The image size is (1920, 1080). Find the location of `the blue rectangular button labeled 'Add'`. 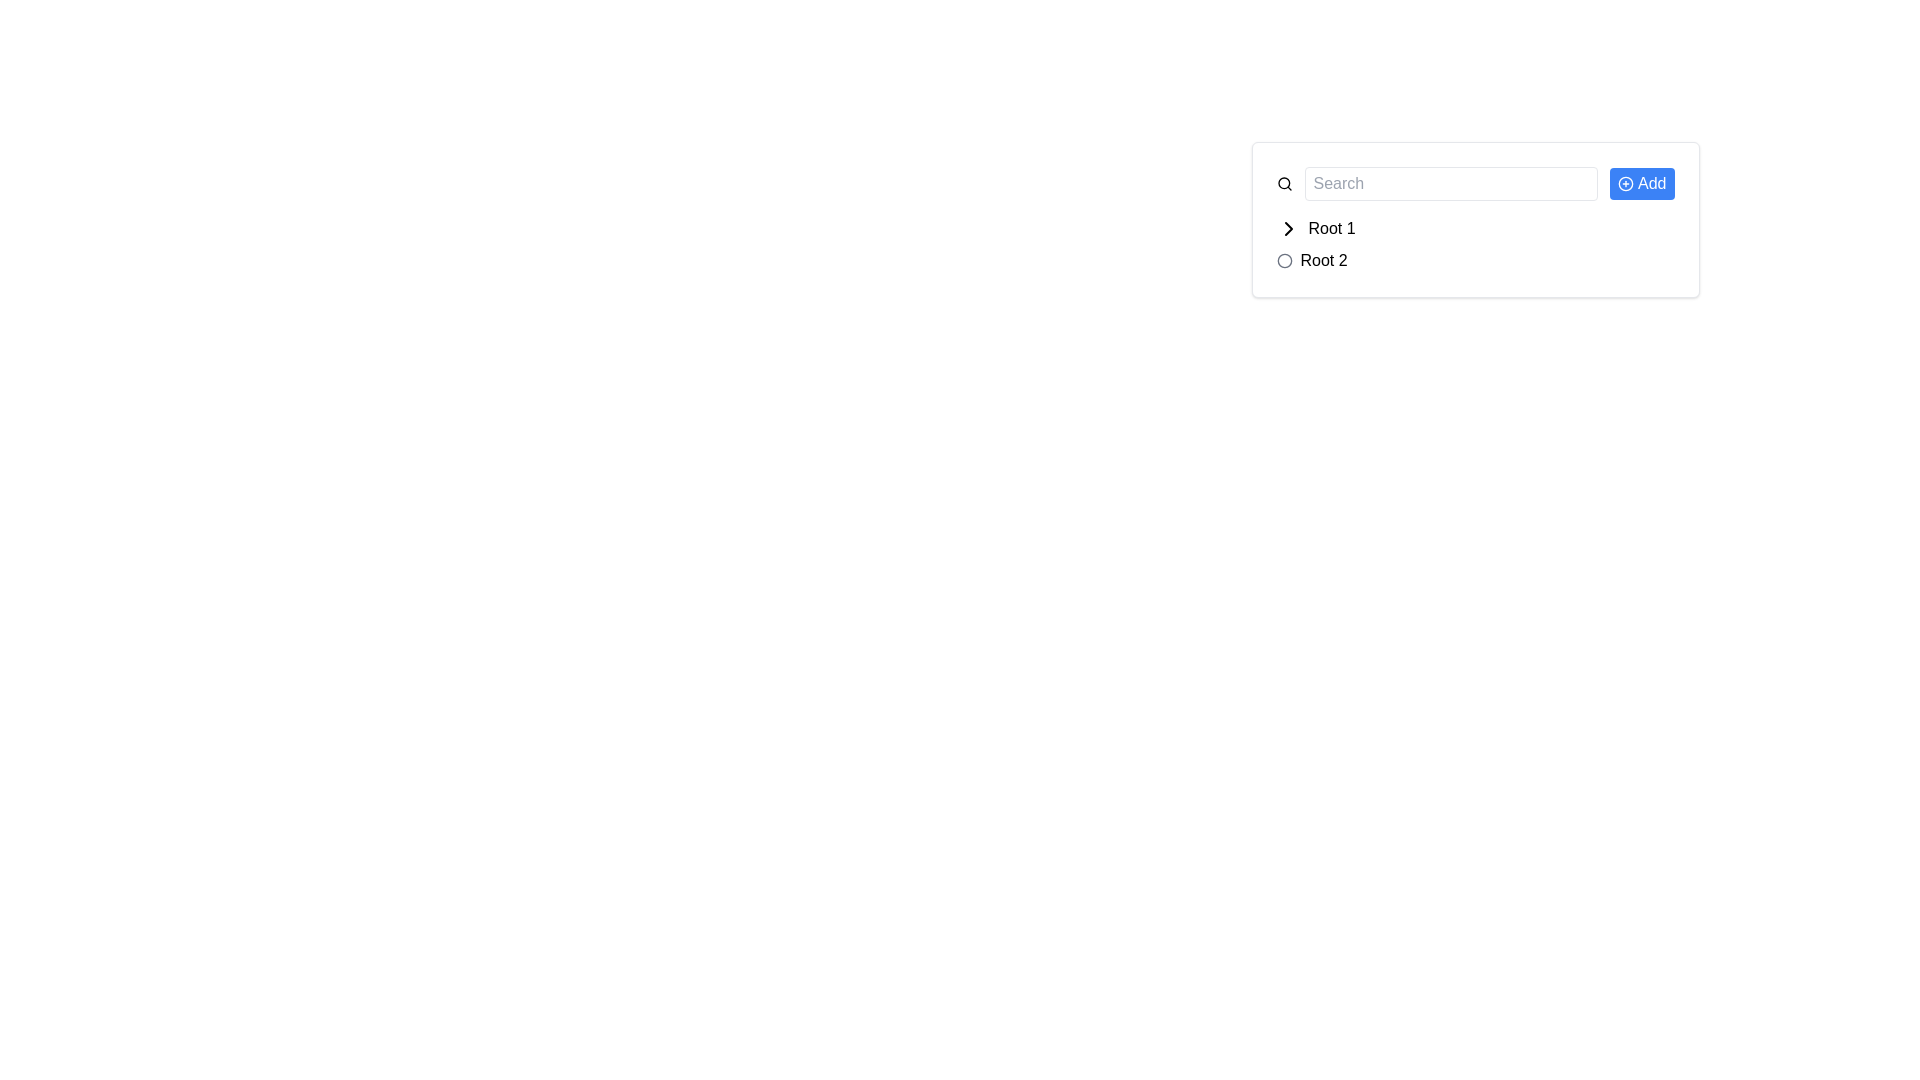

the blue rectangular button labeled 'Add' is located at coordinates (1475, 184).